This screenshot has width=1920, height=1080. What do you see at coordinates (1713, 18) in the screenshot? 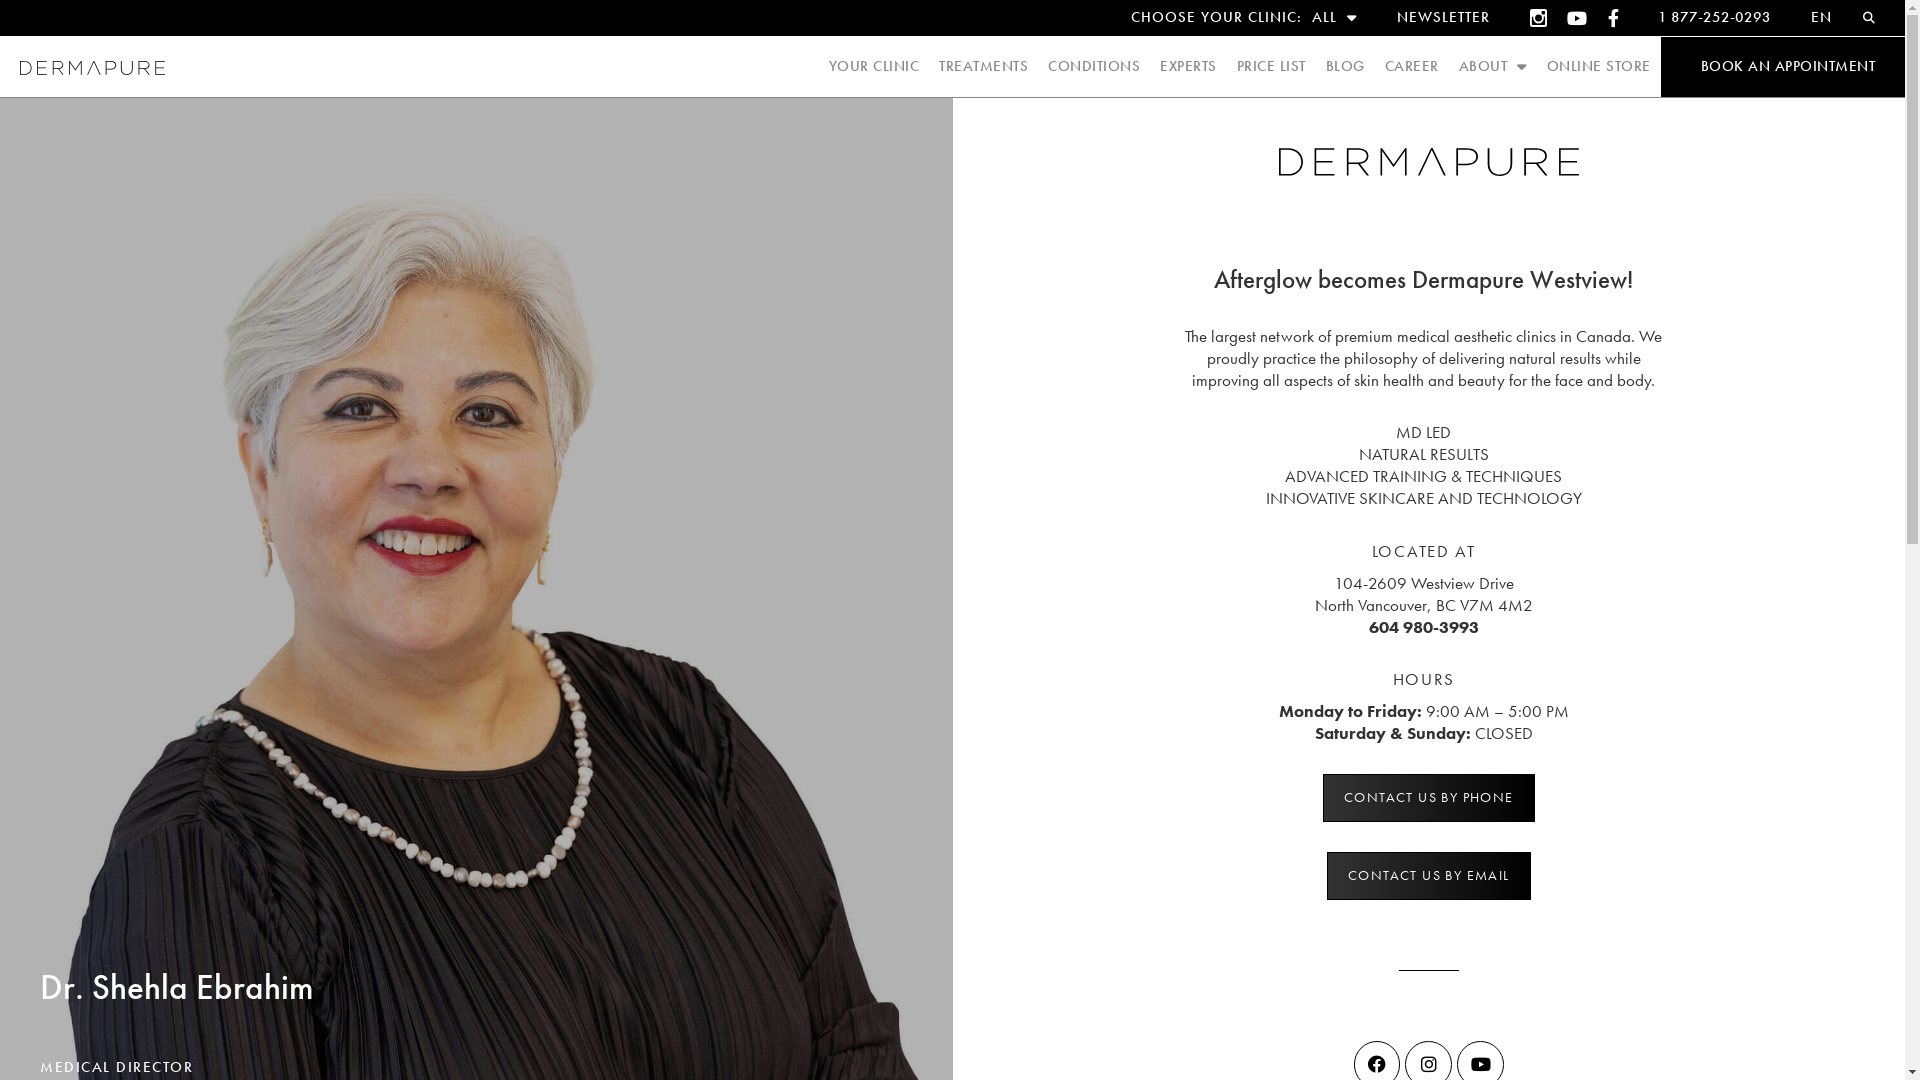
I see `'1 877-252-0293'` at bounding box center [1713, 18].